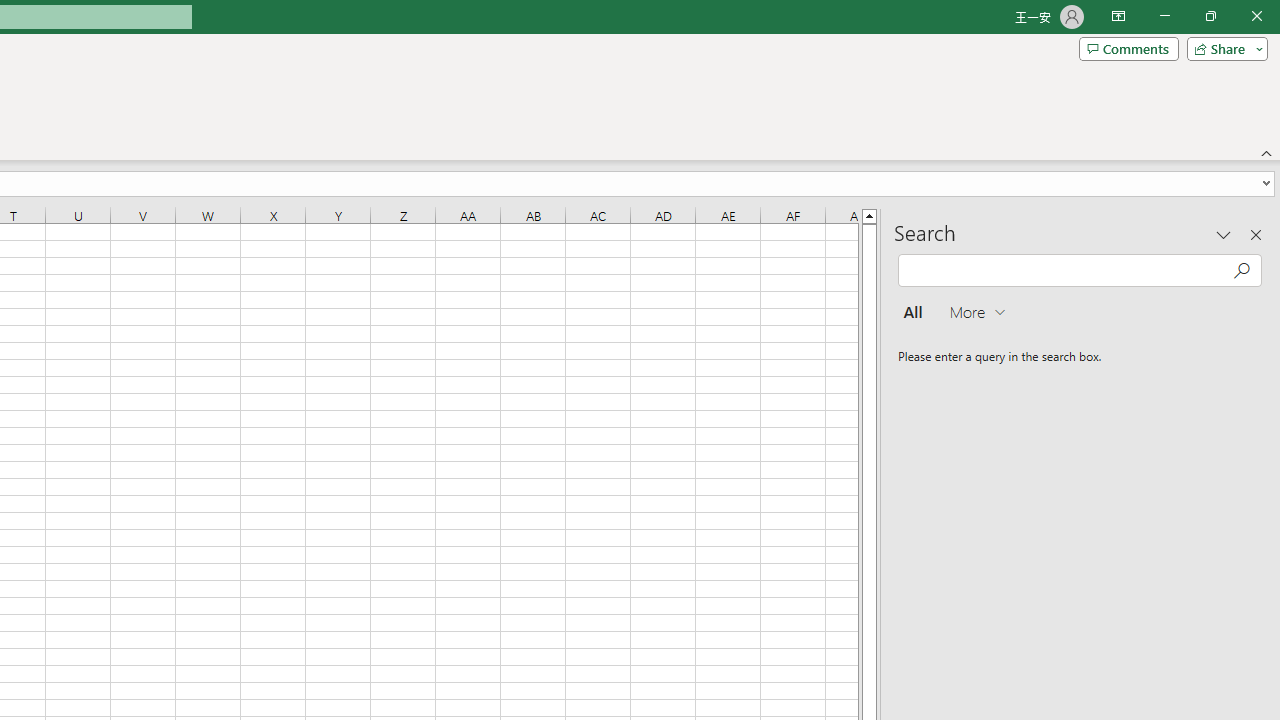 This screenshot has width=1280, height=720. Describe the element at coordinates (1128, 47) in the screenshot. I see `'Comments'` at that location.